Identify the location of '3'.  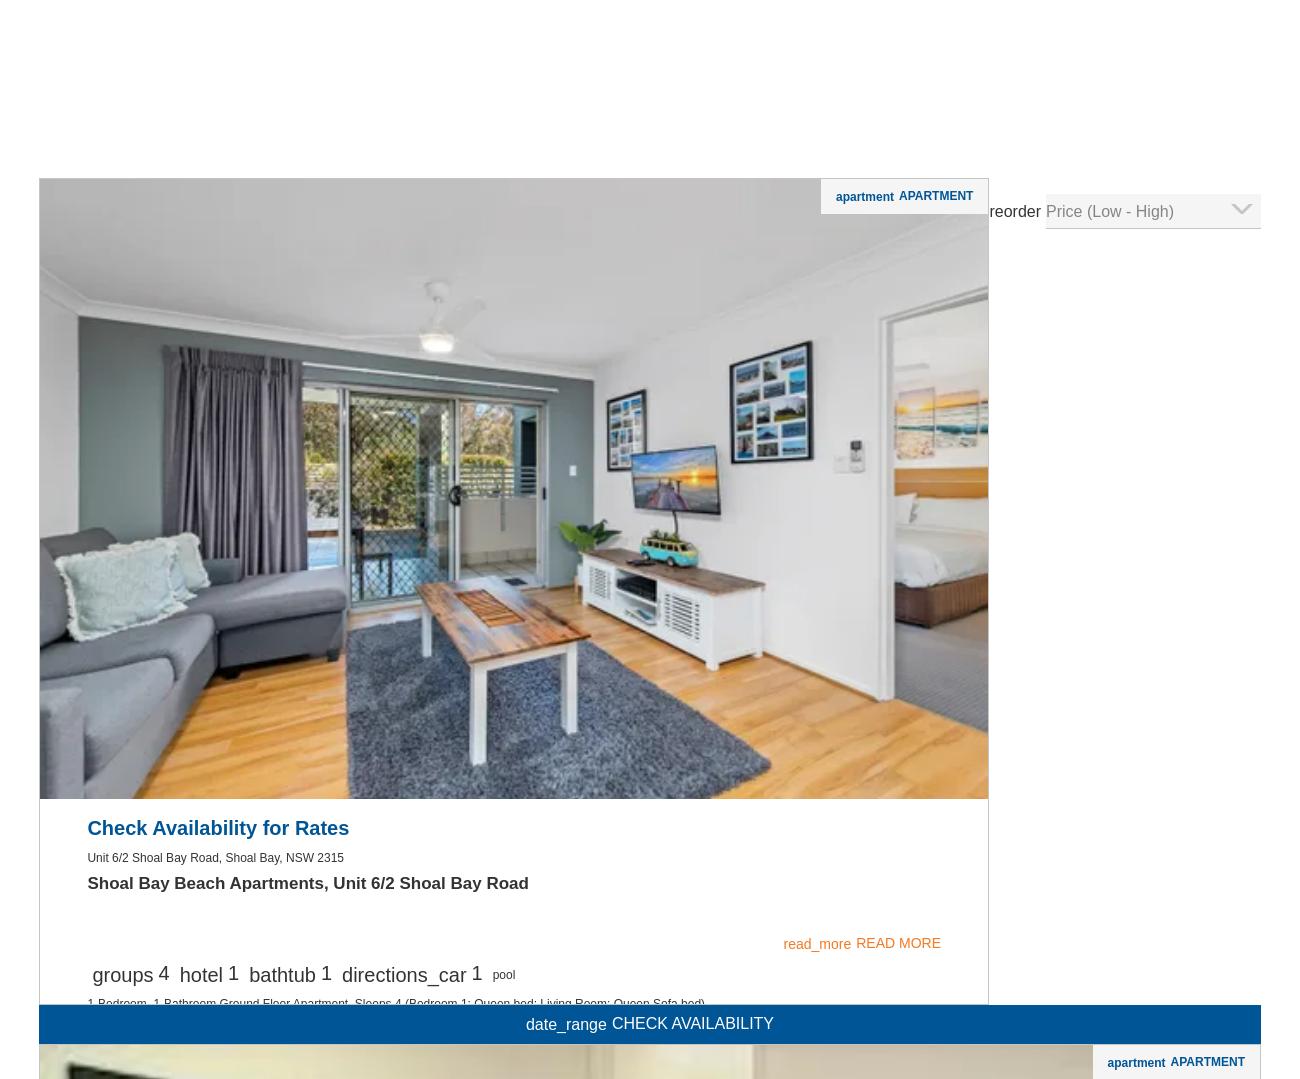
(245, 186).